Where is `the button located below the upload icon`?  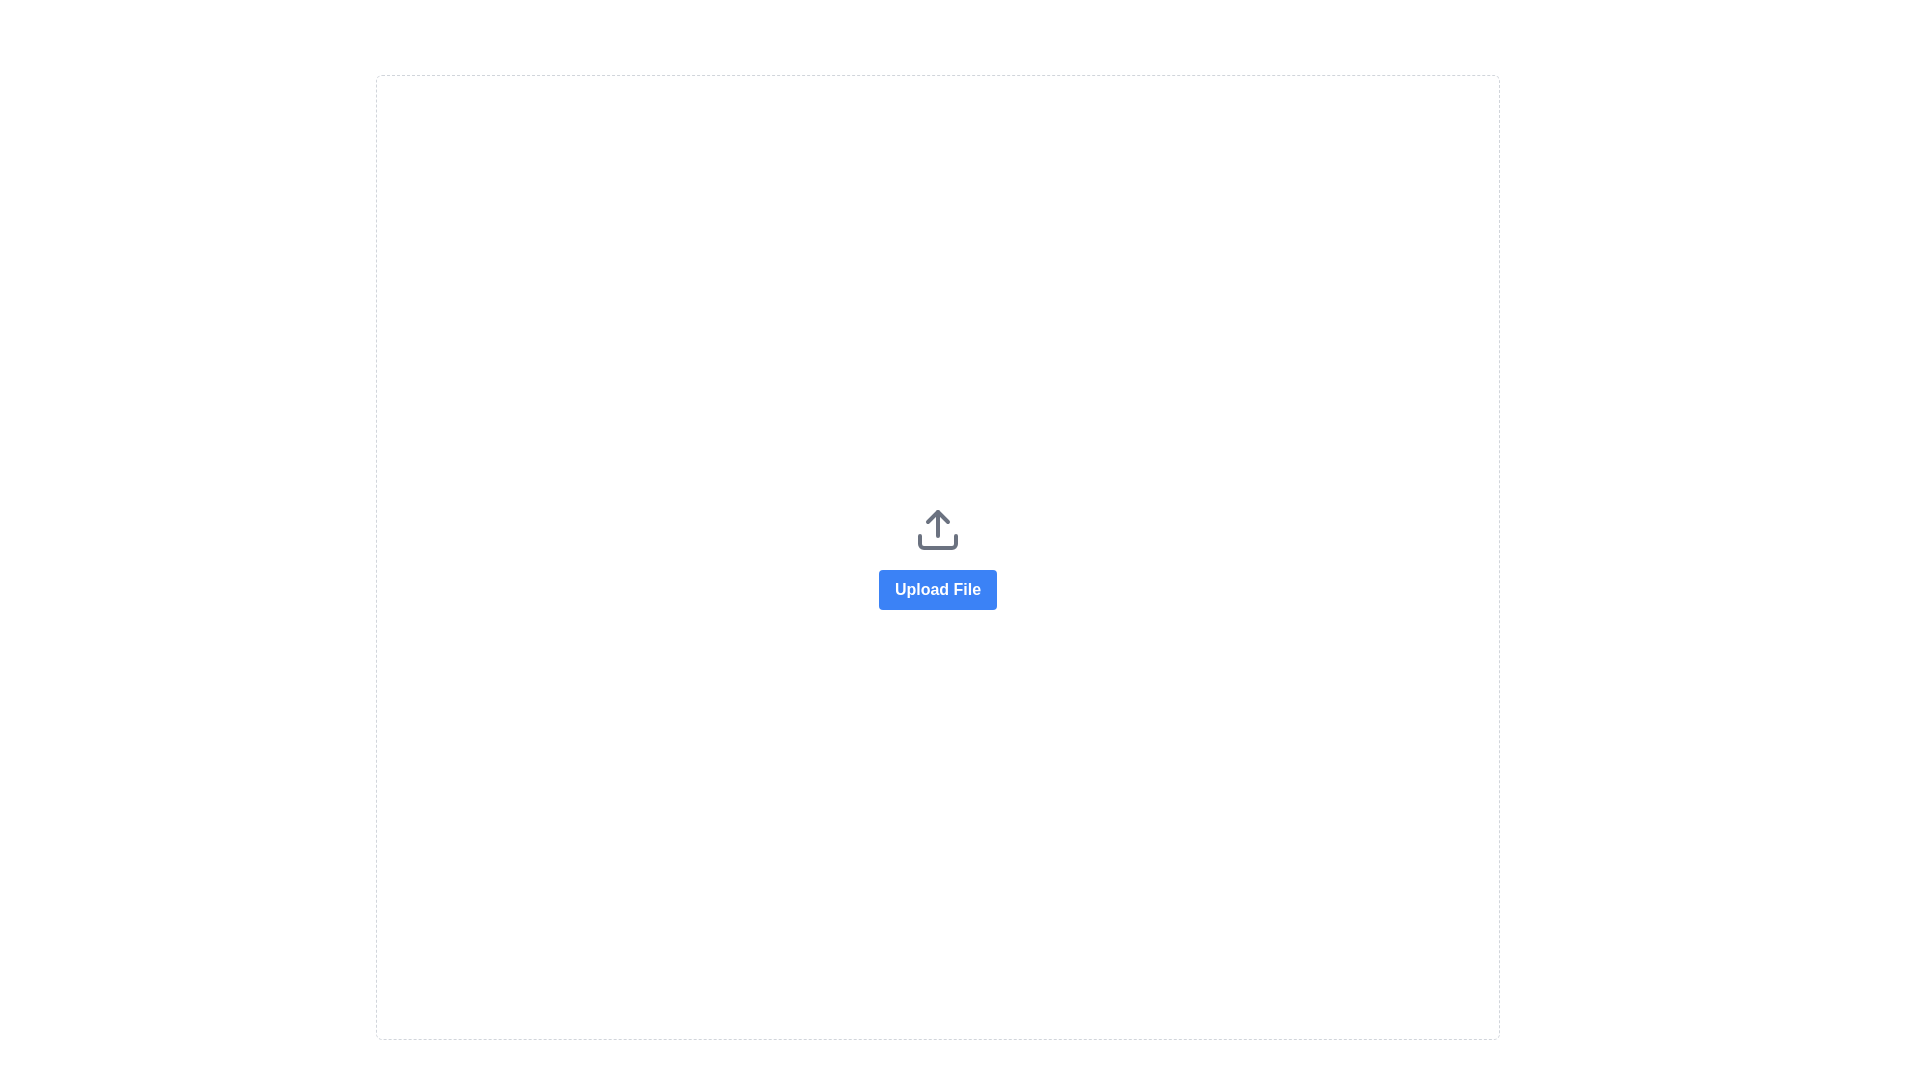 the button located below the upload icon is located at coordinates (936, 588).